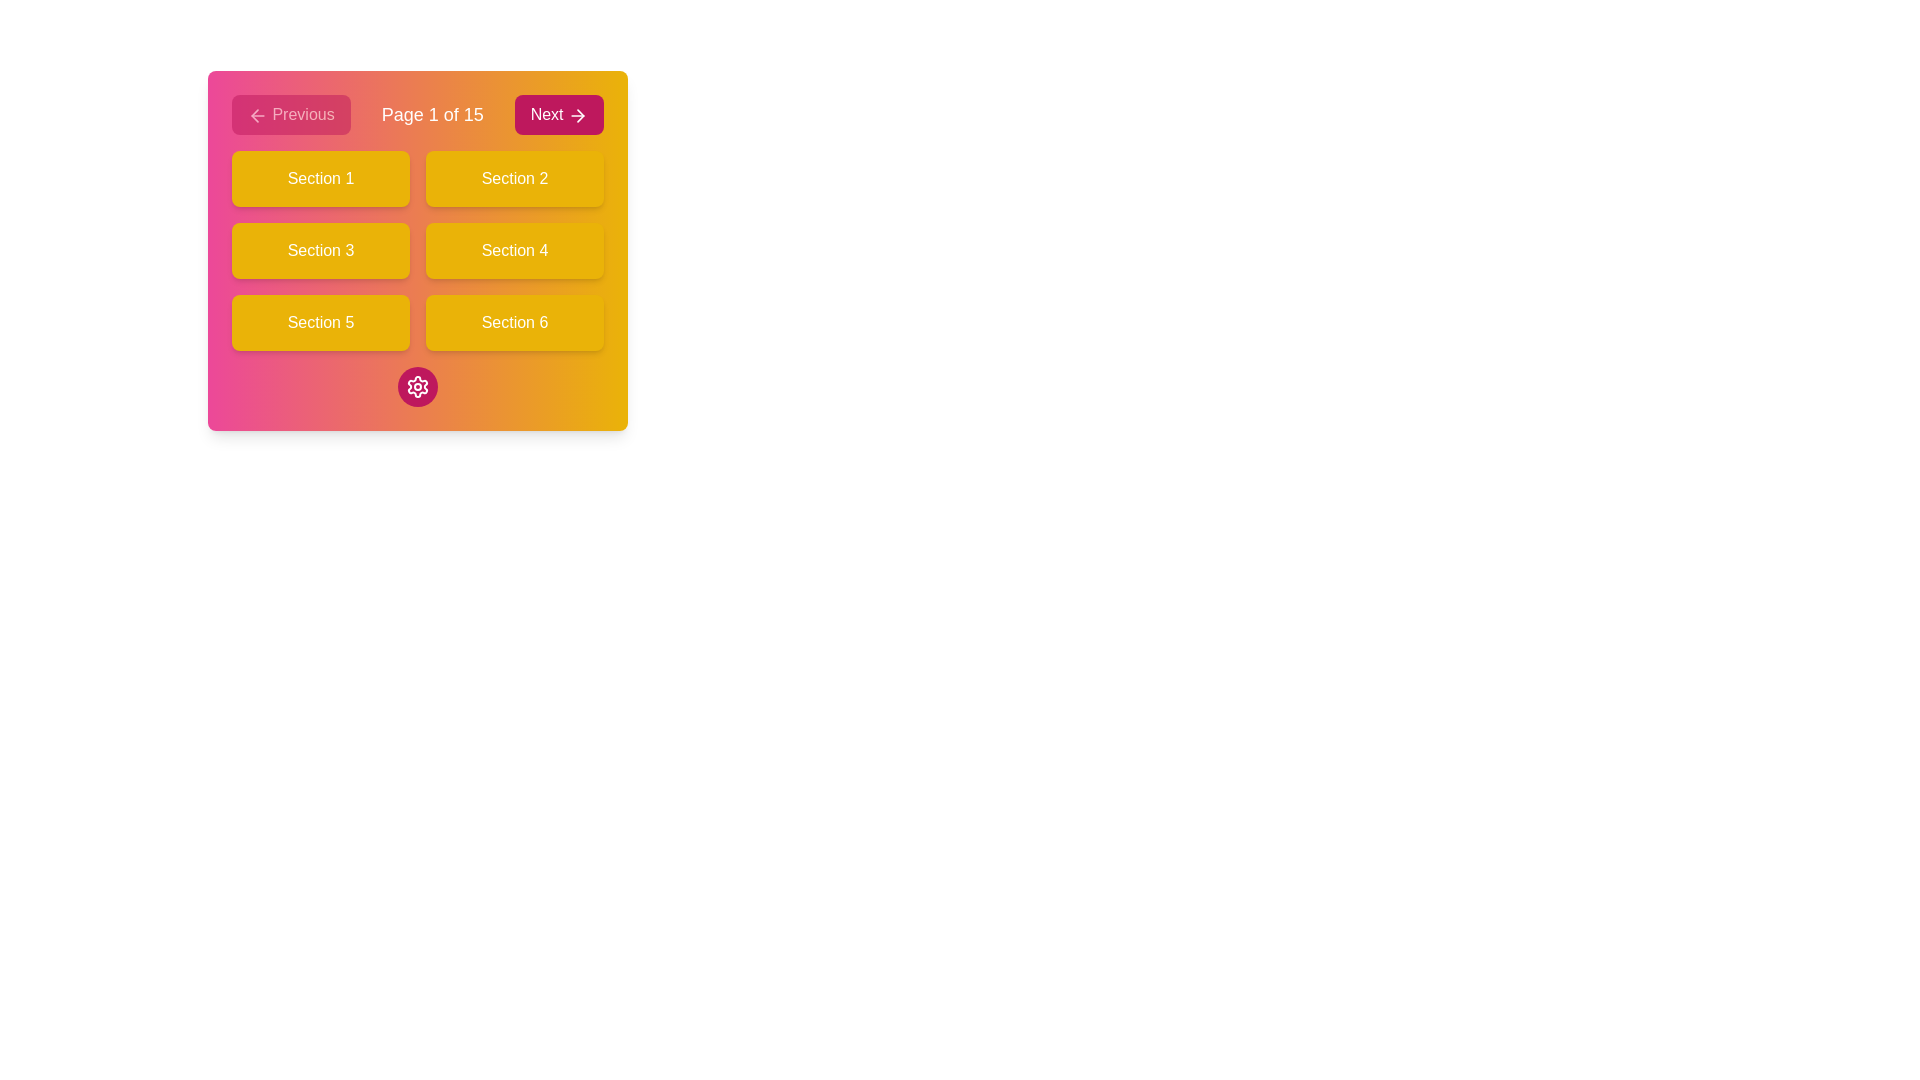 The height and width of the screenshot is (1080, 1920). What do you see at coordinates (431, 115) in the screenshot?
I see `the Text label that displays the current page number and total number of pages, positioned centrally between the 'Previous' and 'Next' buttons in the navigation bar` at bounding box center [431, 115].